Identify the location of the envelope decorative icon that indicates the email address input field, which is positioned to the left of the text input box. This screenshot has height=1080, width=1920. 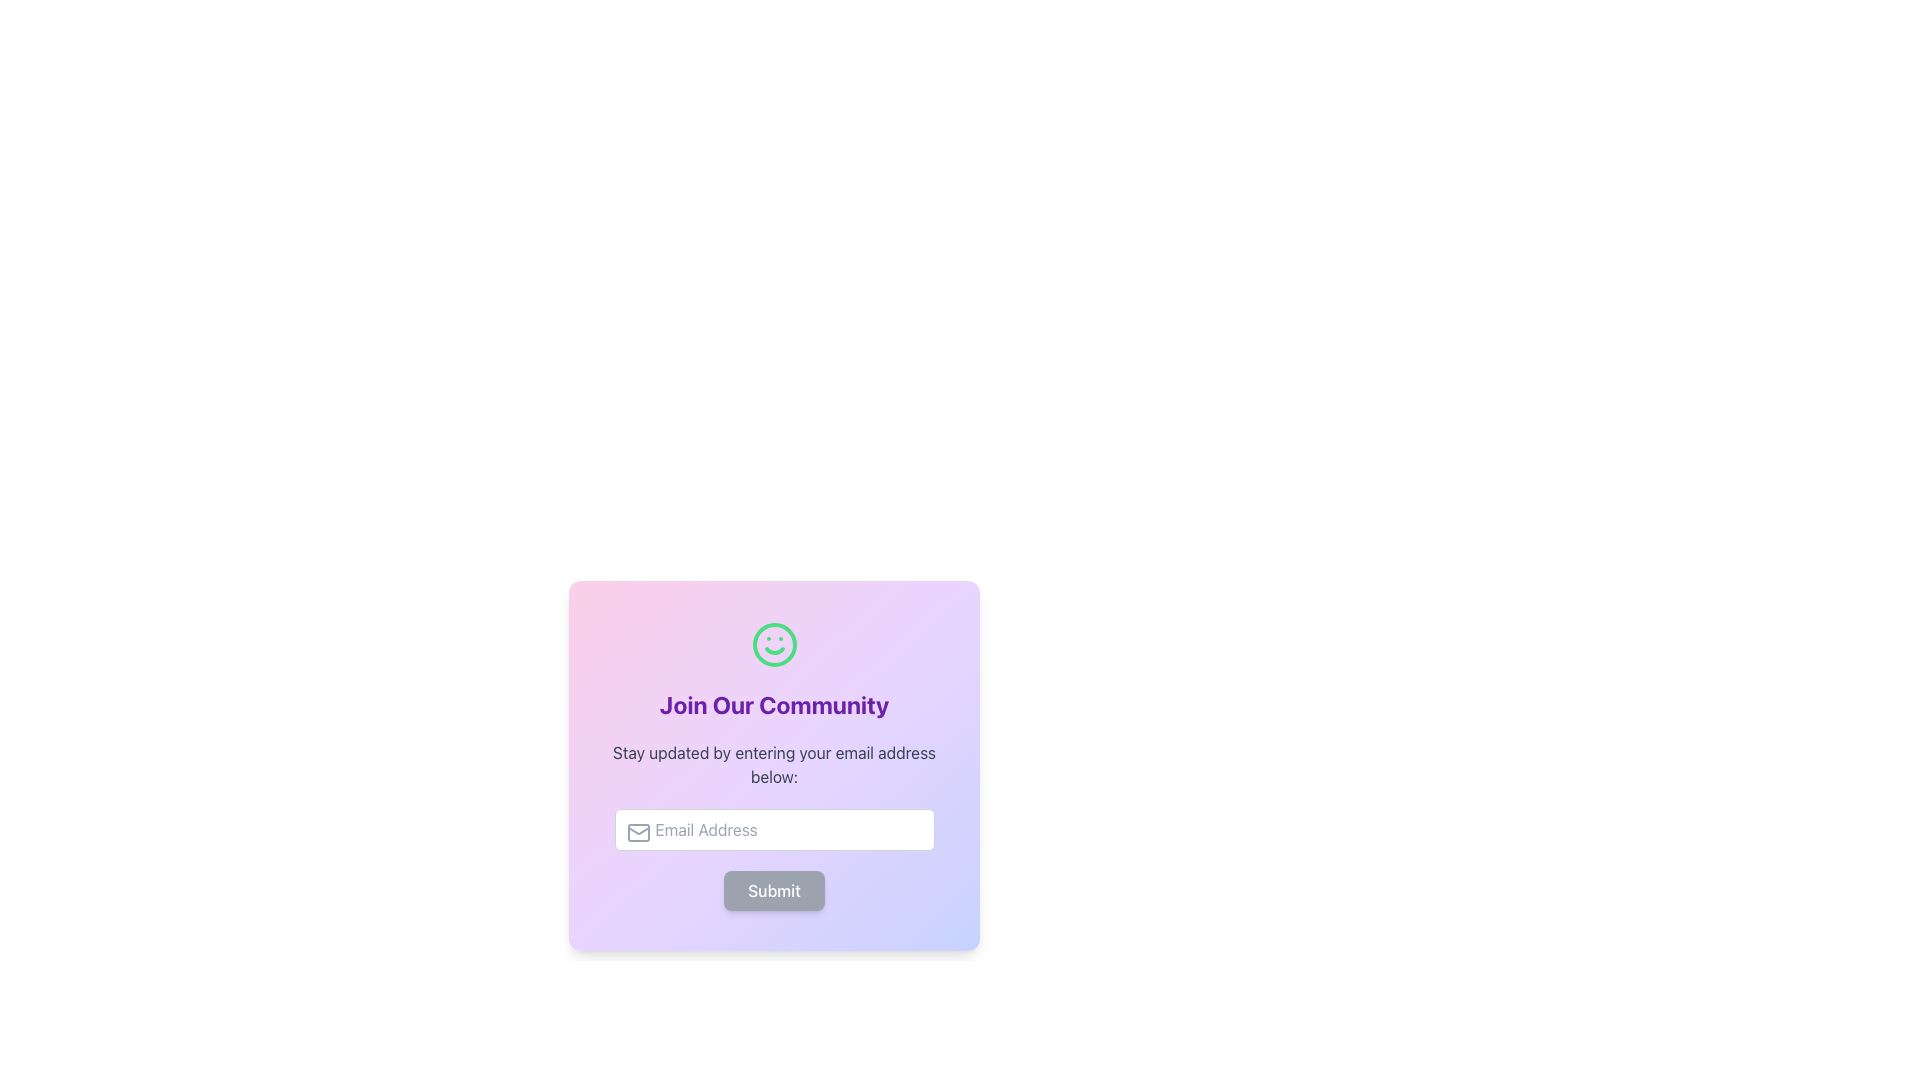
(637, 833).